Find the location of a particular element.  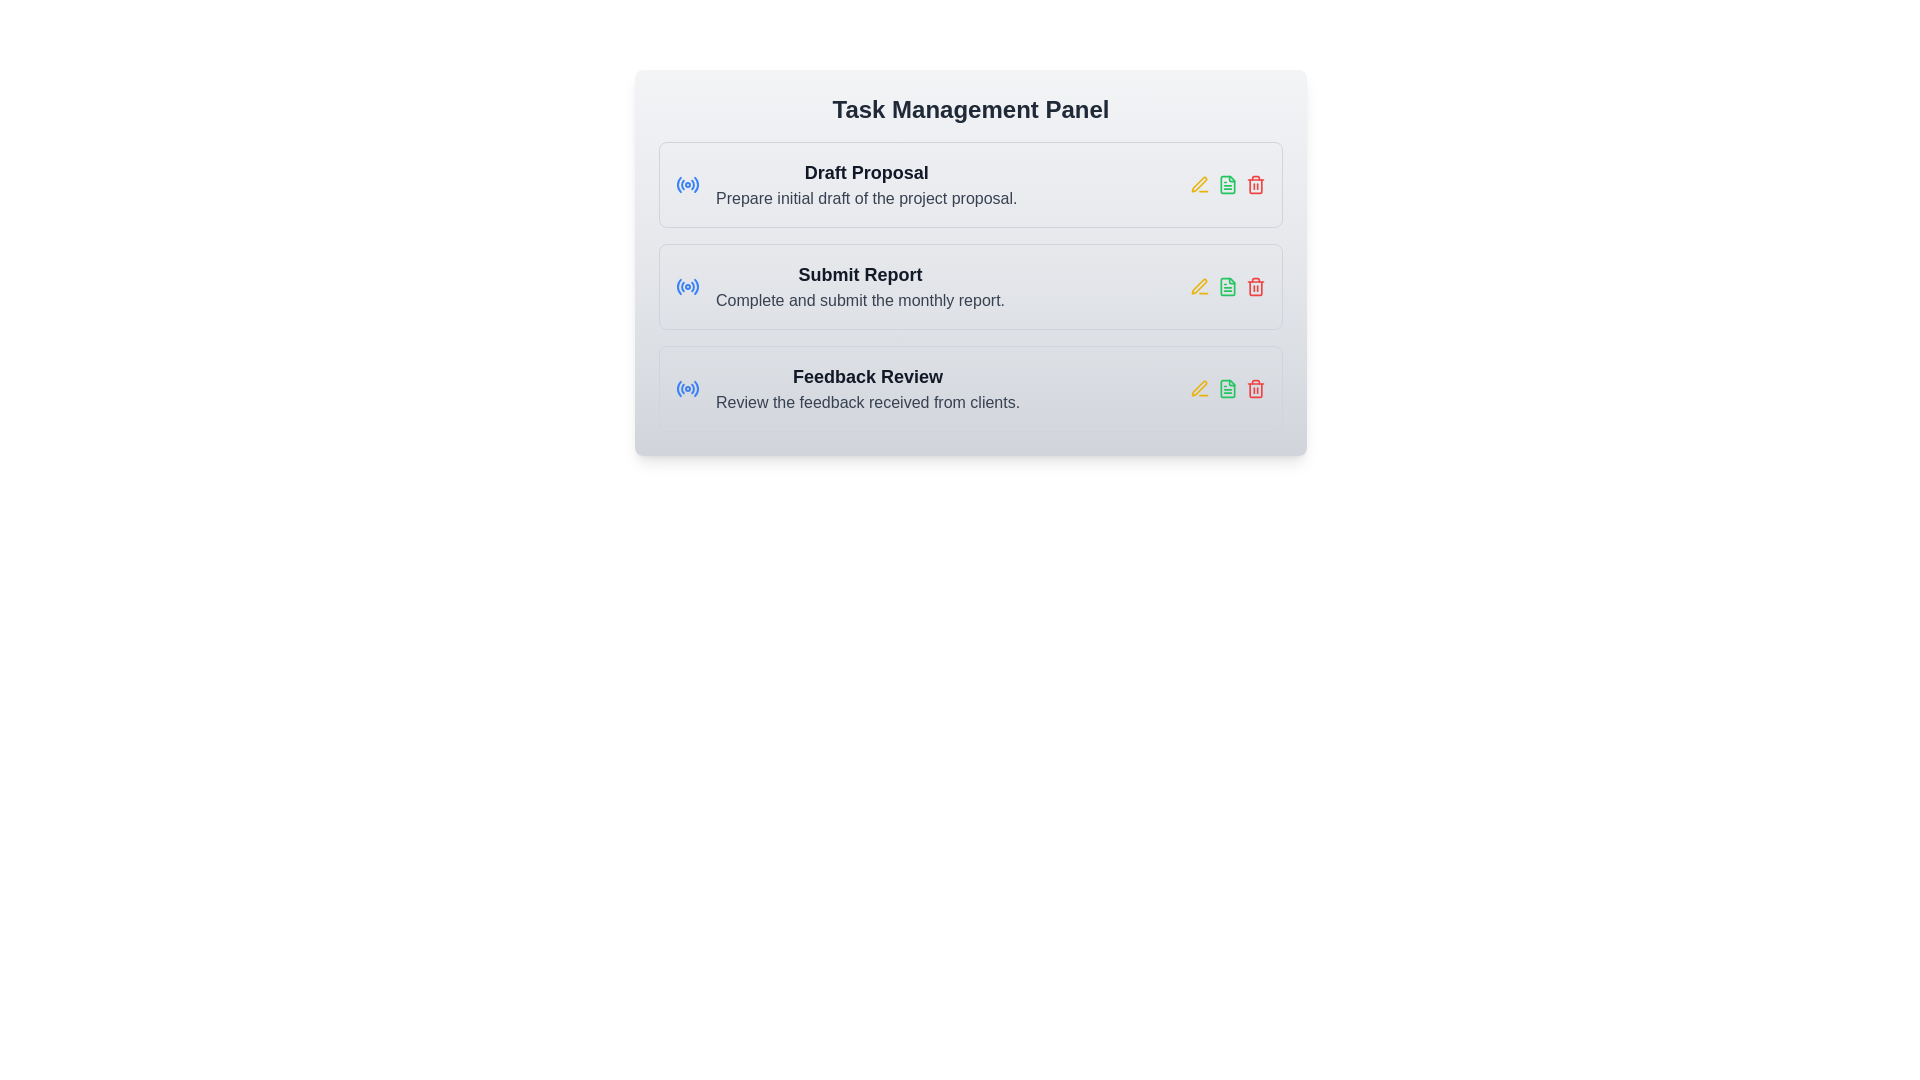

the text element that reads 'Complete and submit the monthly report.' which is displayed in medium-dark gray and is located below the 'Submit Report' heading is located at coordinates (860, 300).